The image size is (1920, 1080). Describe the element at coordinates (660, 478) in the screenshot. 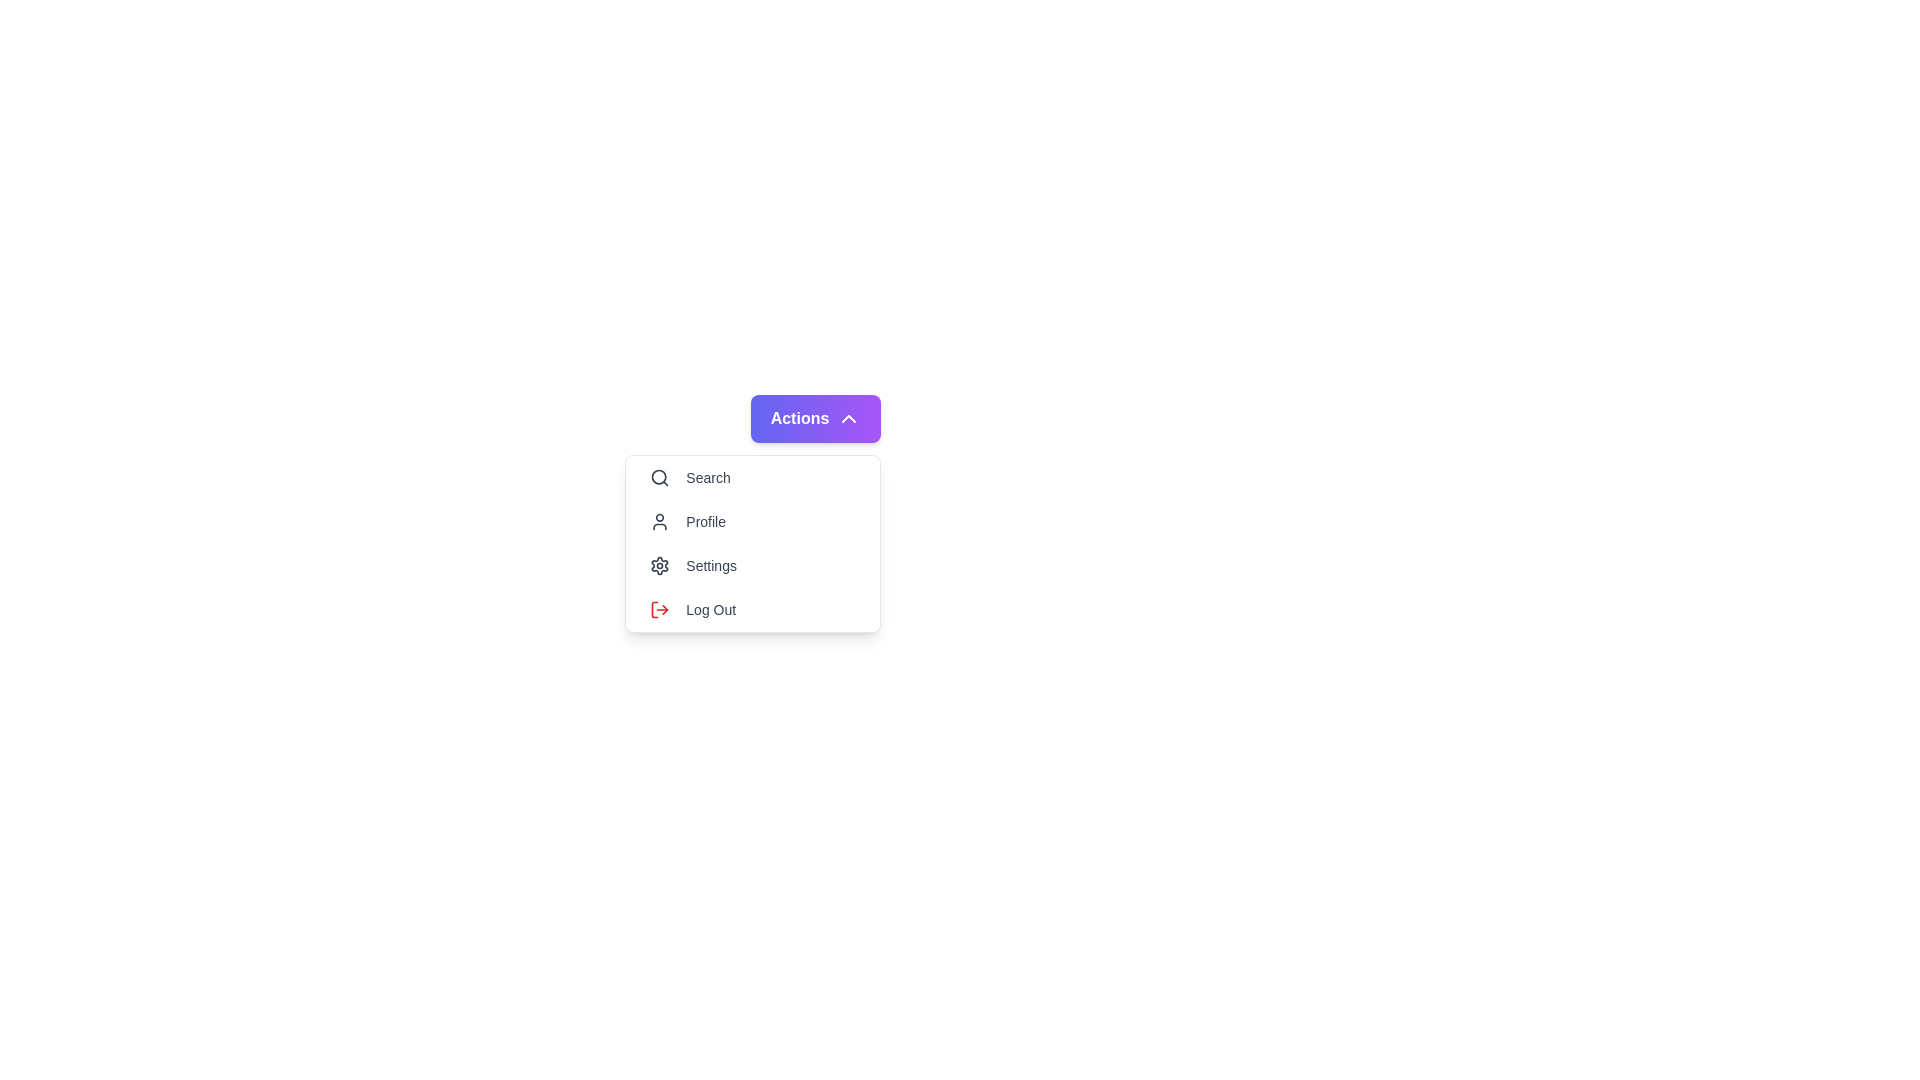

I see `the magnifying glass icon with a gray outline located to the left of the 'Search' text in the first menu entry` at that location.